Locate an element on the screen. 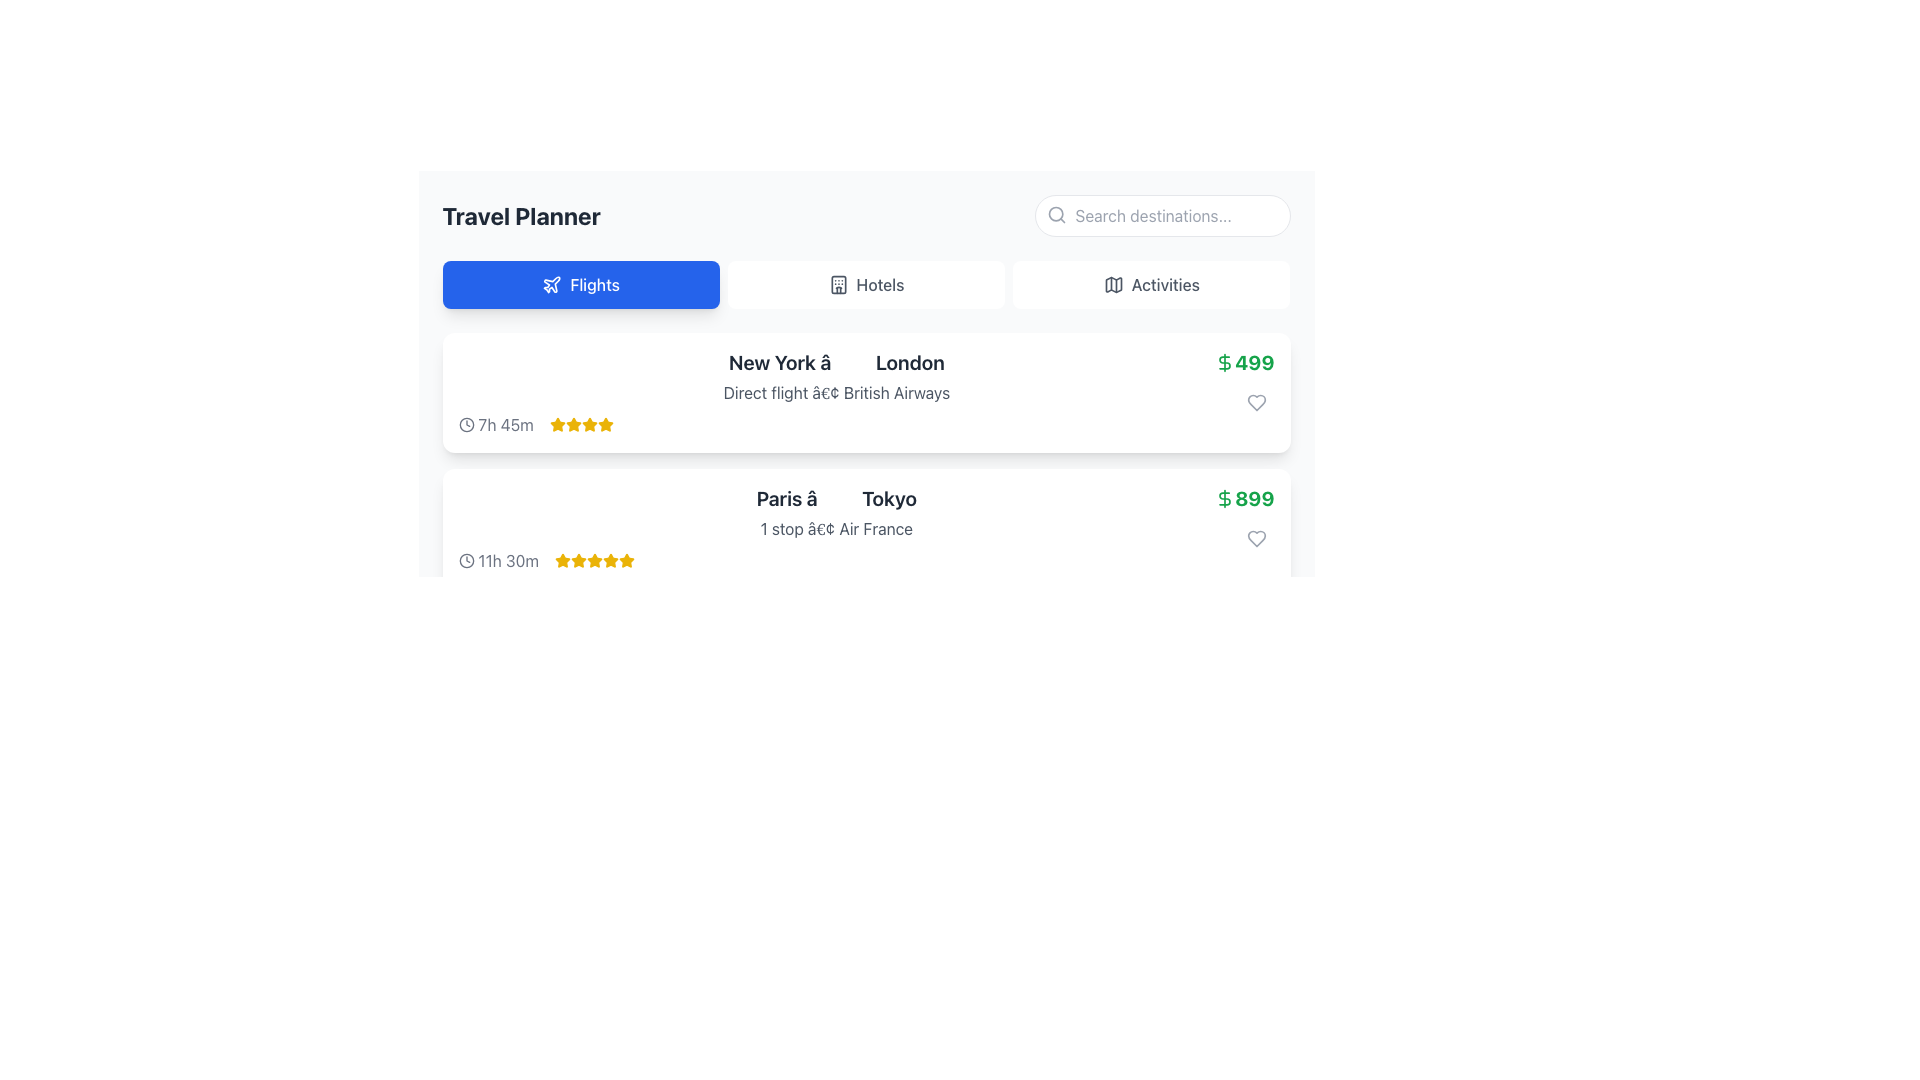 The height and width of the screenshot is (1080, 1920). duration displayed in the Text with icon component showing '11h 30m' next to the clock icon in the second row of flight options is located at coordinates (498, 560).